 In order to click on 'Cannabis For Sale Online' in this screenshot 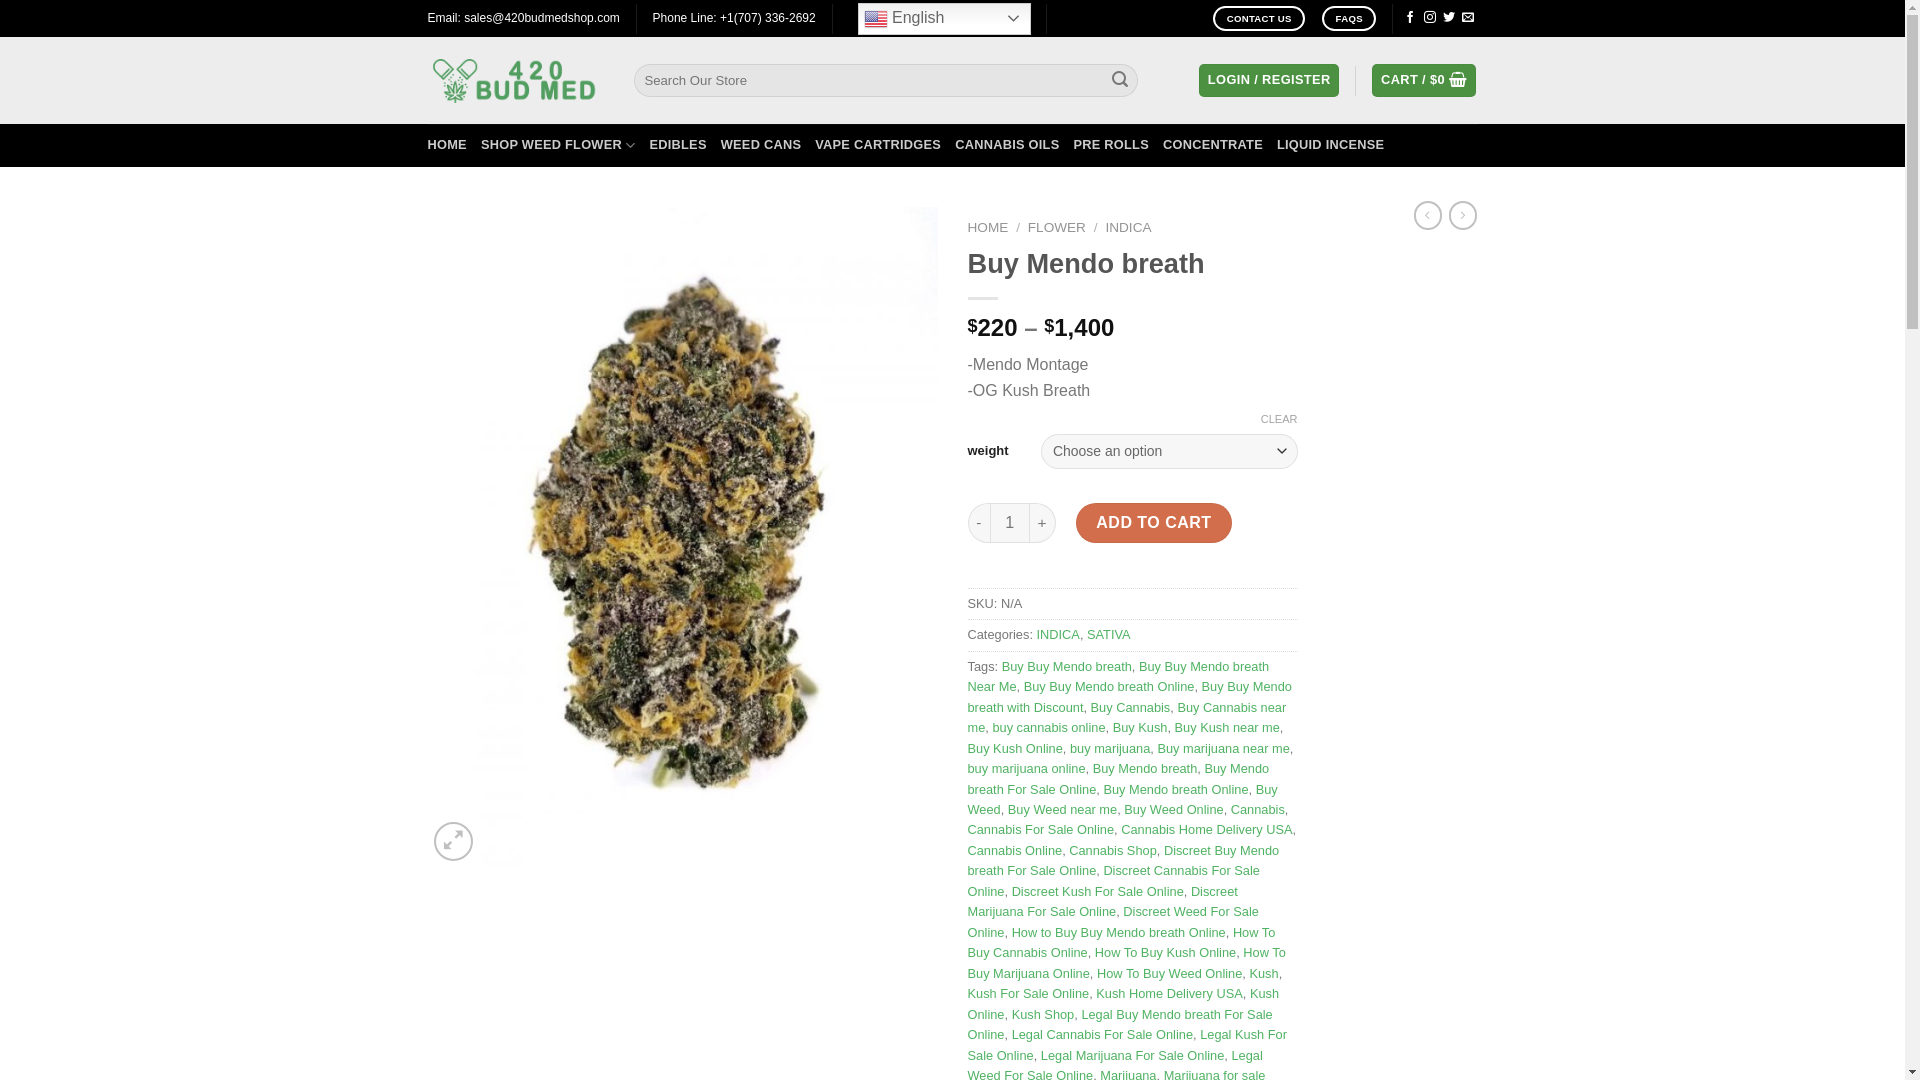, I will do `click(1040, 829)`.